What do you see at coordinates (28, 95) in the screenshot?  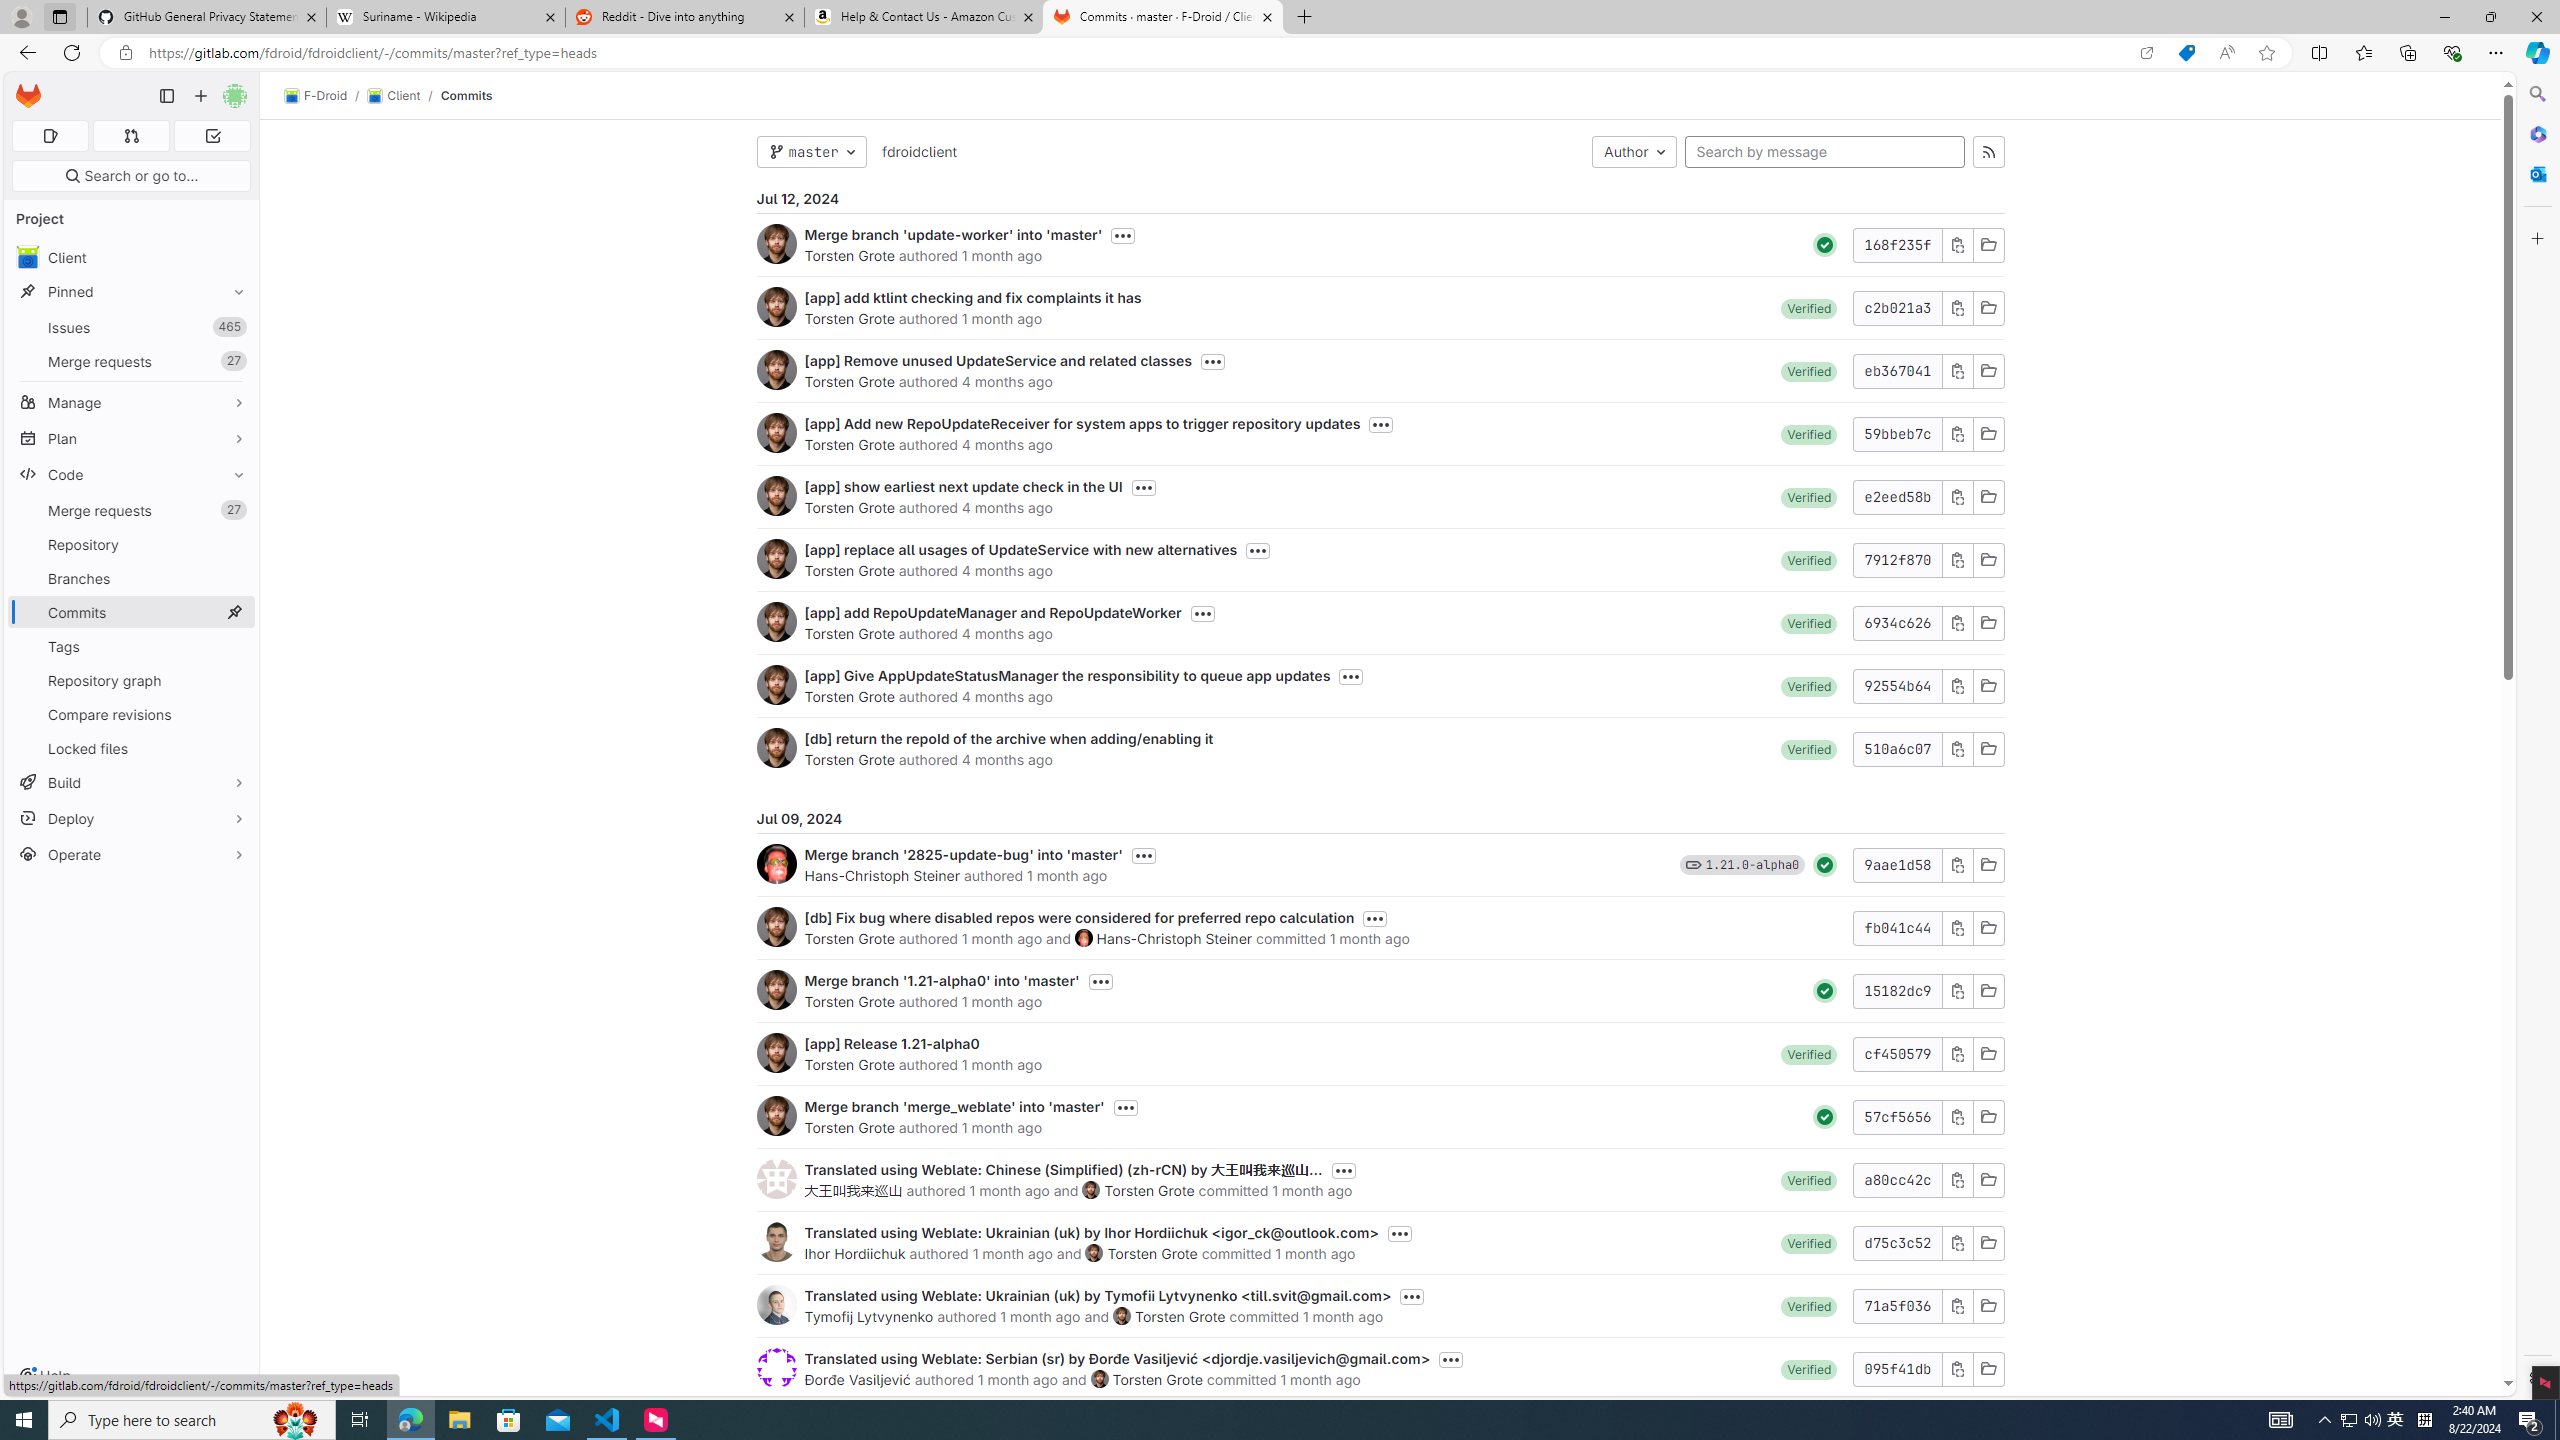 I see `'Homepage'` at bounding box center [28, 95].